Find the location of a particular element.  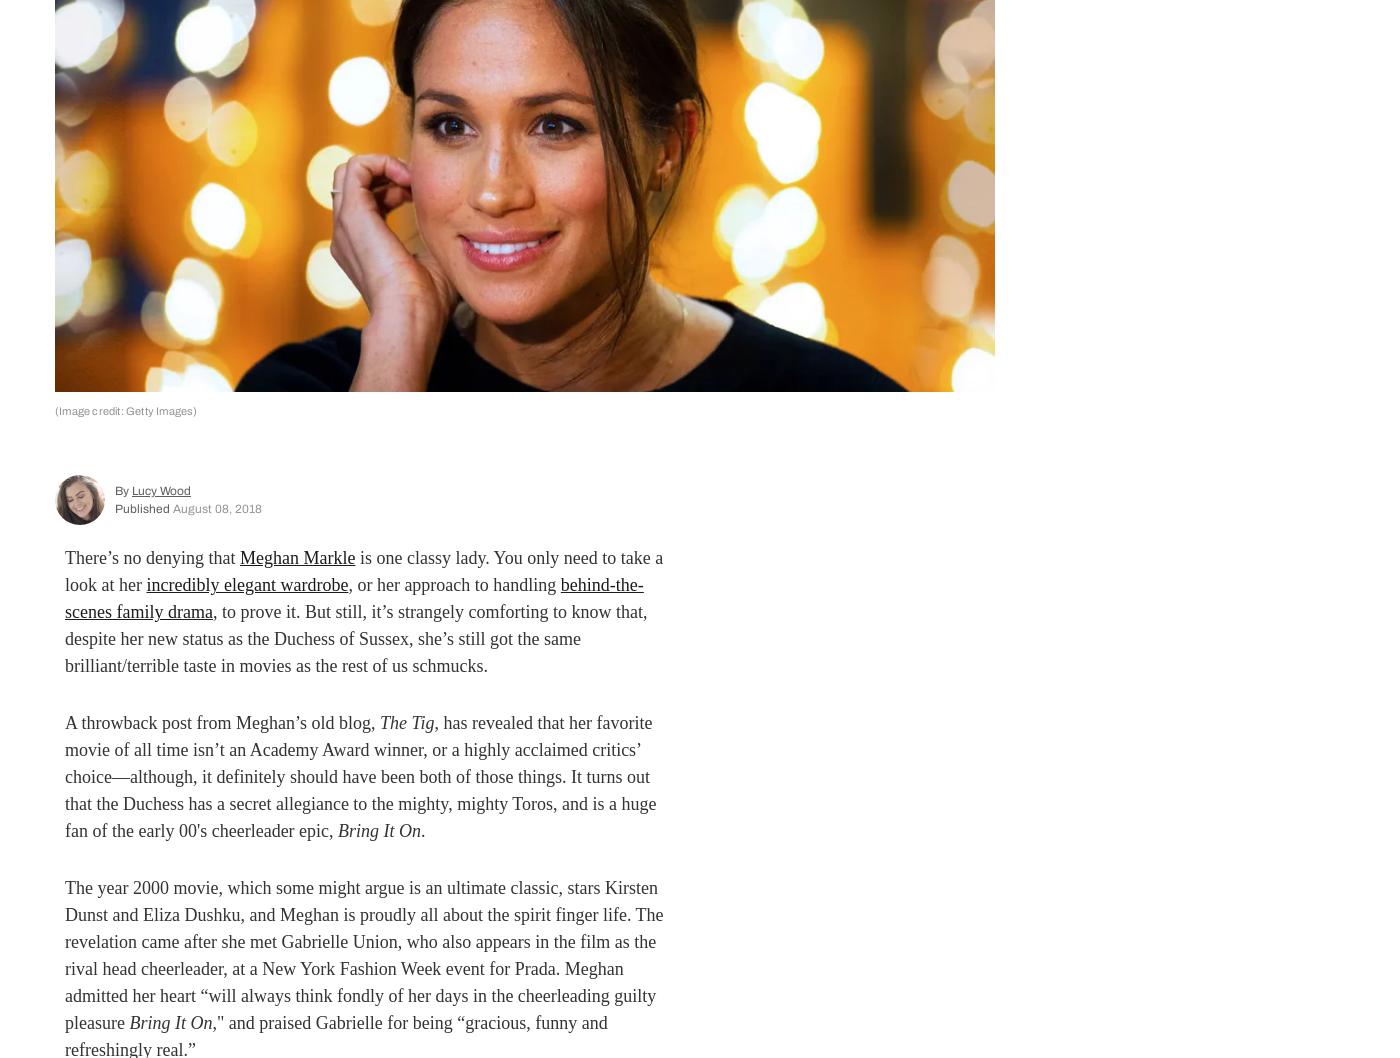

'is one classy lady. You only need to take a look at her' is located at coordinates (364, 571).